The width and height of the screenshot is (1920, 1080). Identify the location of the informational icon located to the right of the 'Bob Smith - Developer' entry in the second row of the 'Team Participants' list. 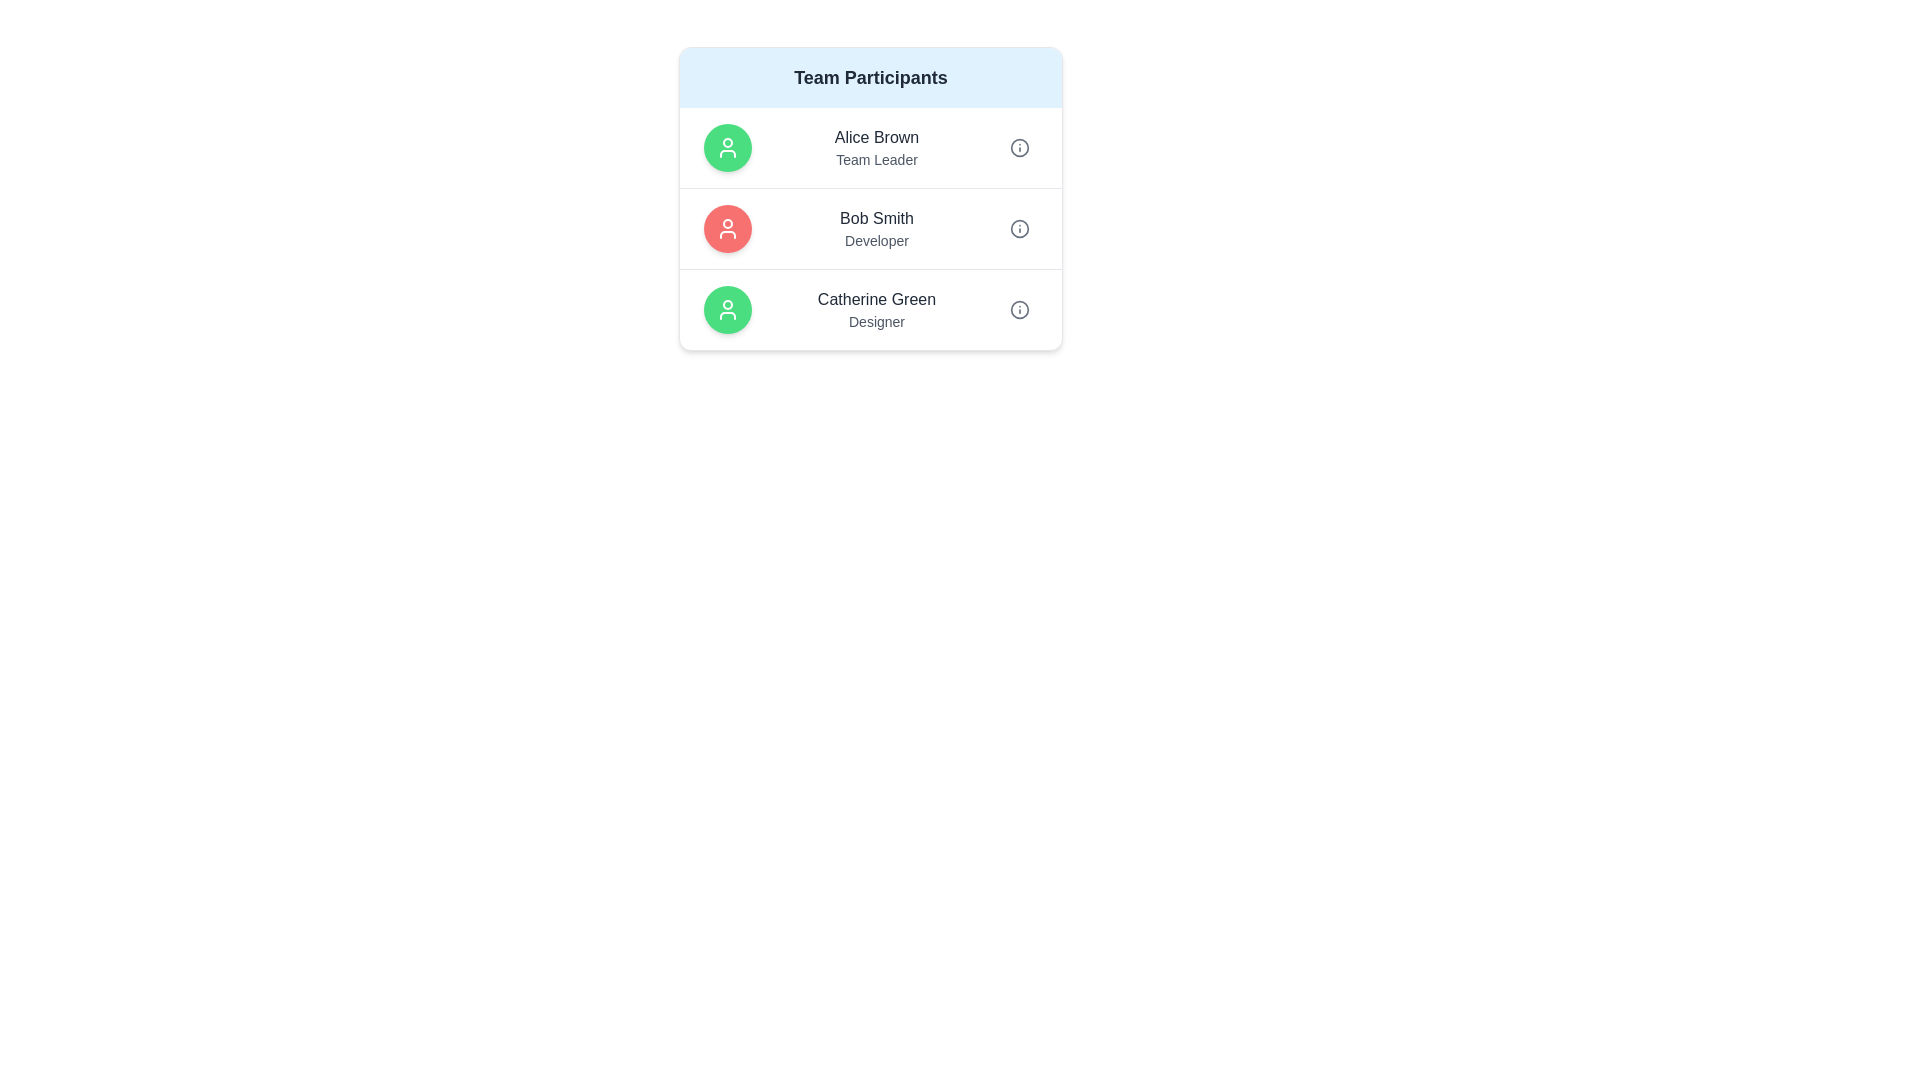
(1019, 227).